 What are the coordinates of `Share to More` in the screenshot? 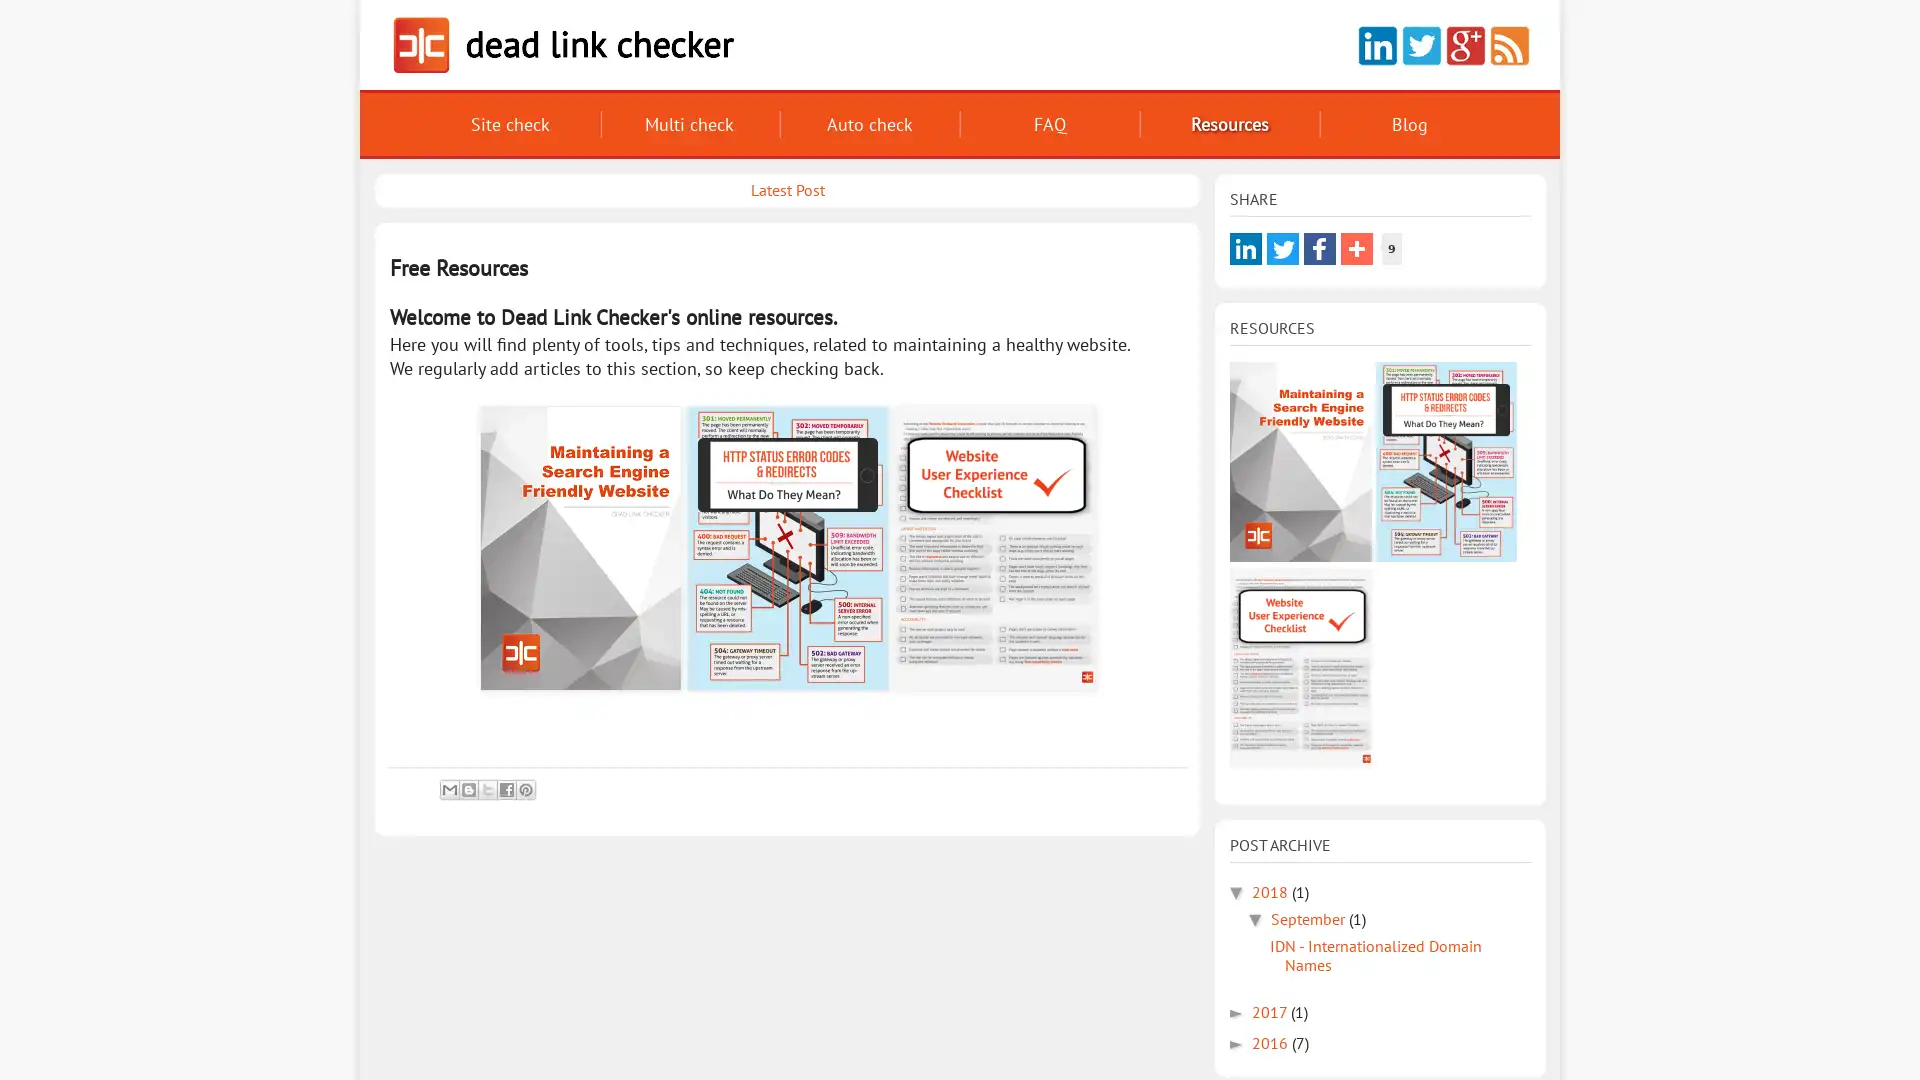 It's located at (1357, 248).